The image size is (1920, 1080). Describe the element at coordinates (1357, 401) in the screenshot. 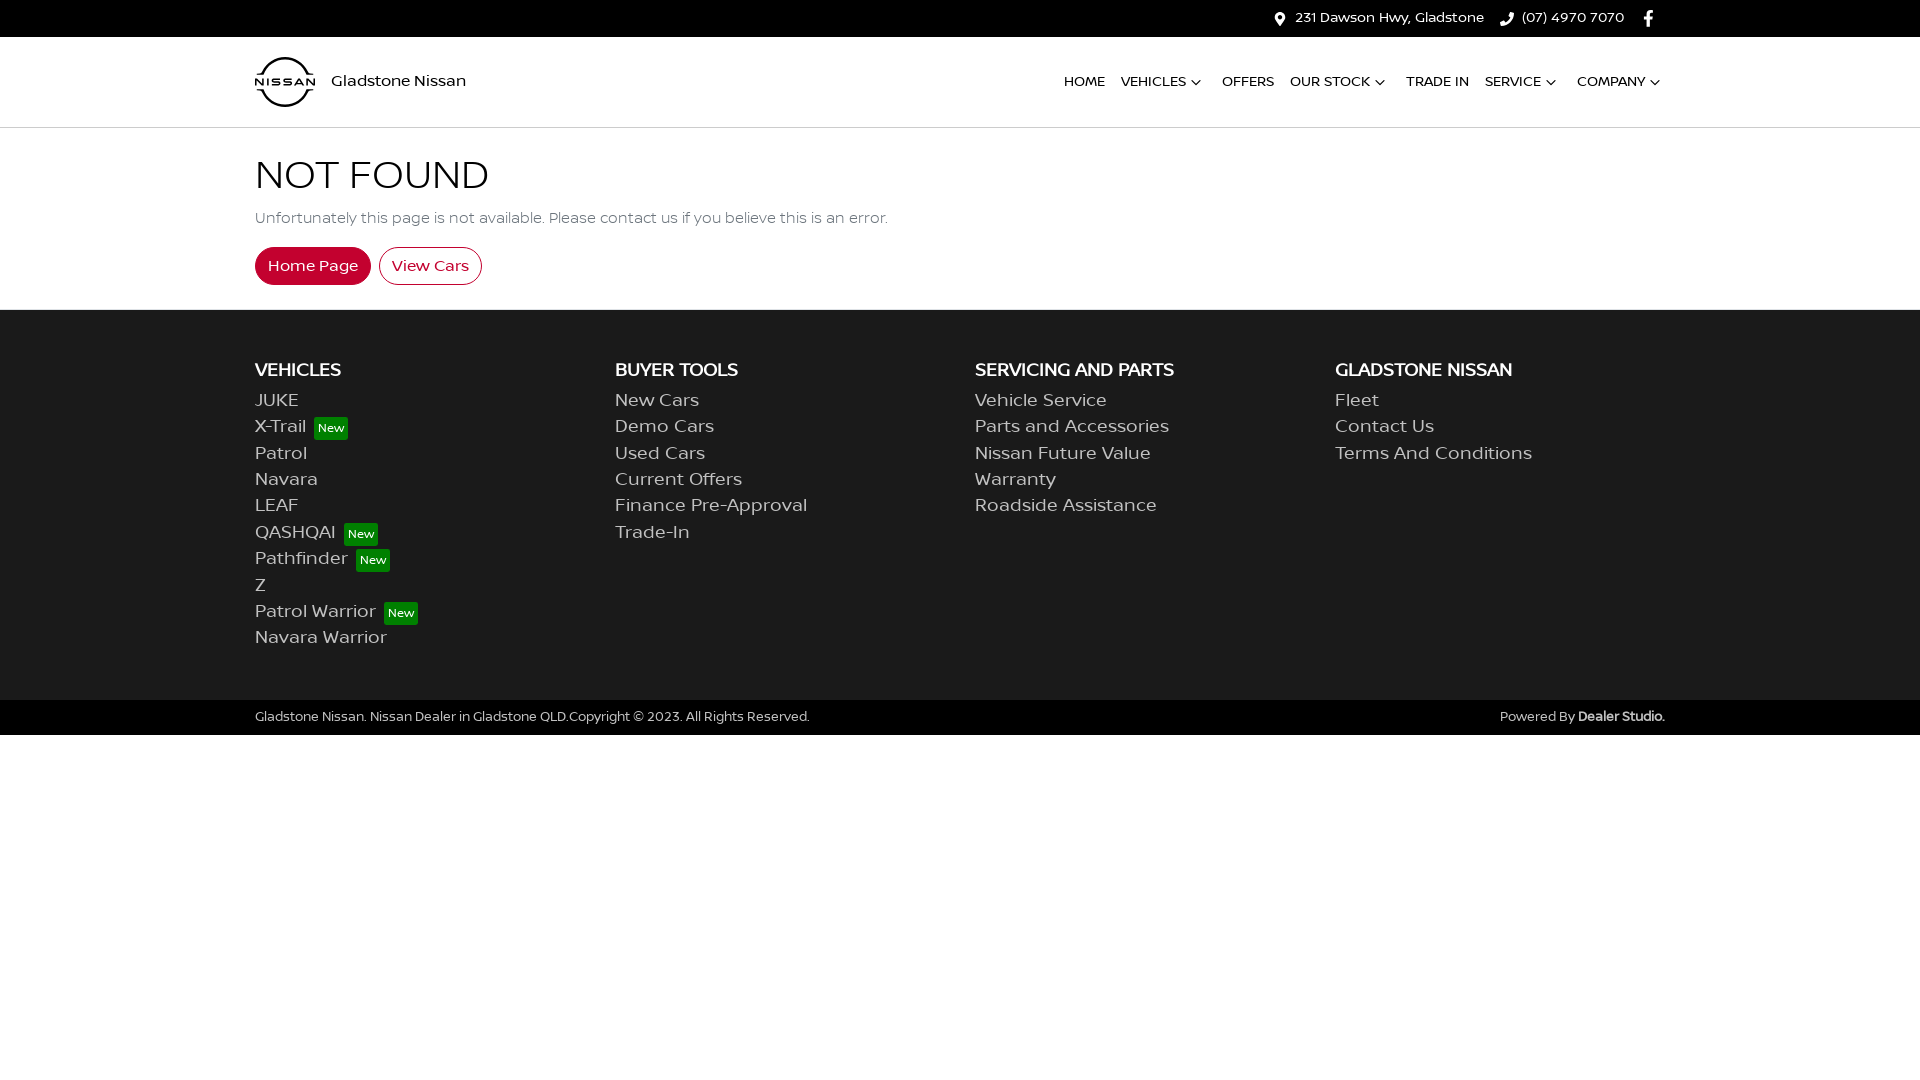

I see `'Fleet'` at that location.